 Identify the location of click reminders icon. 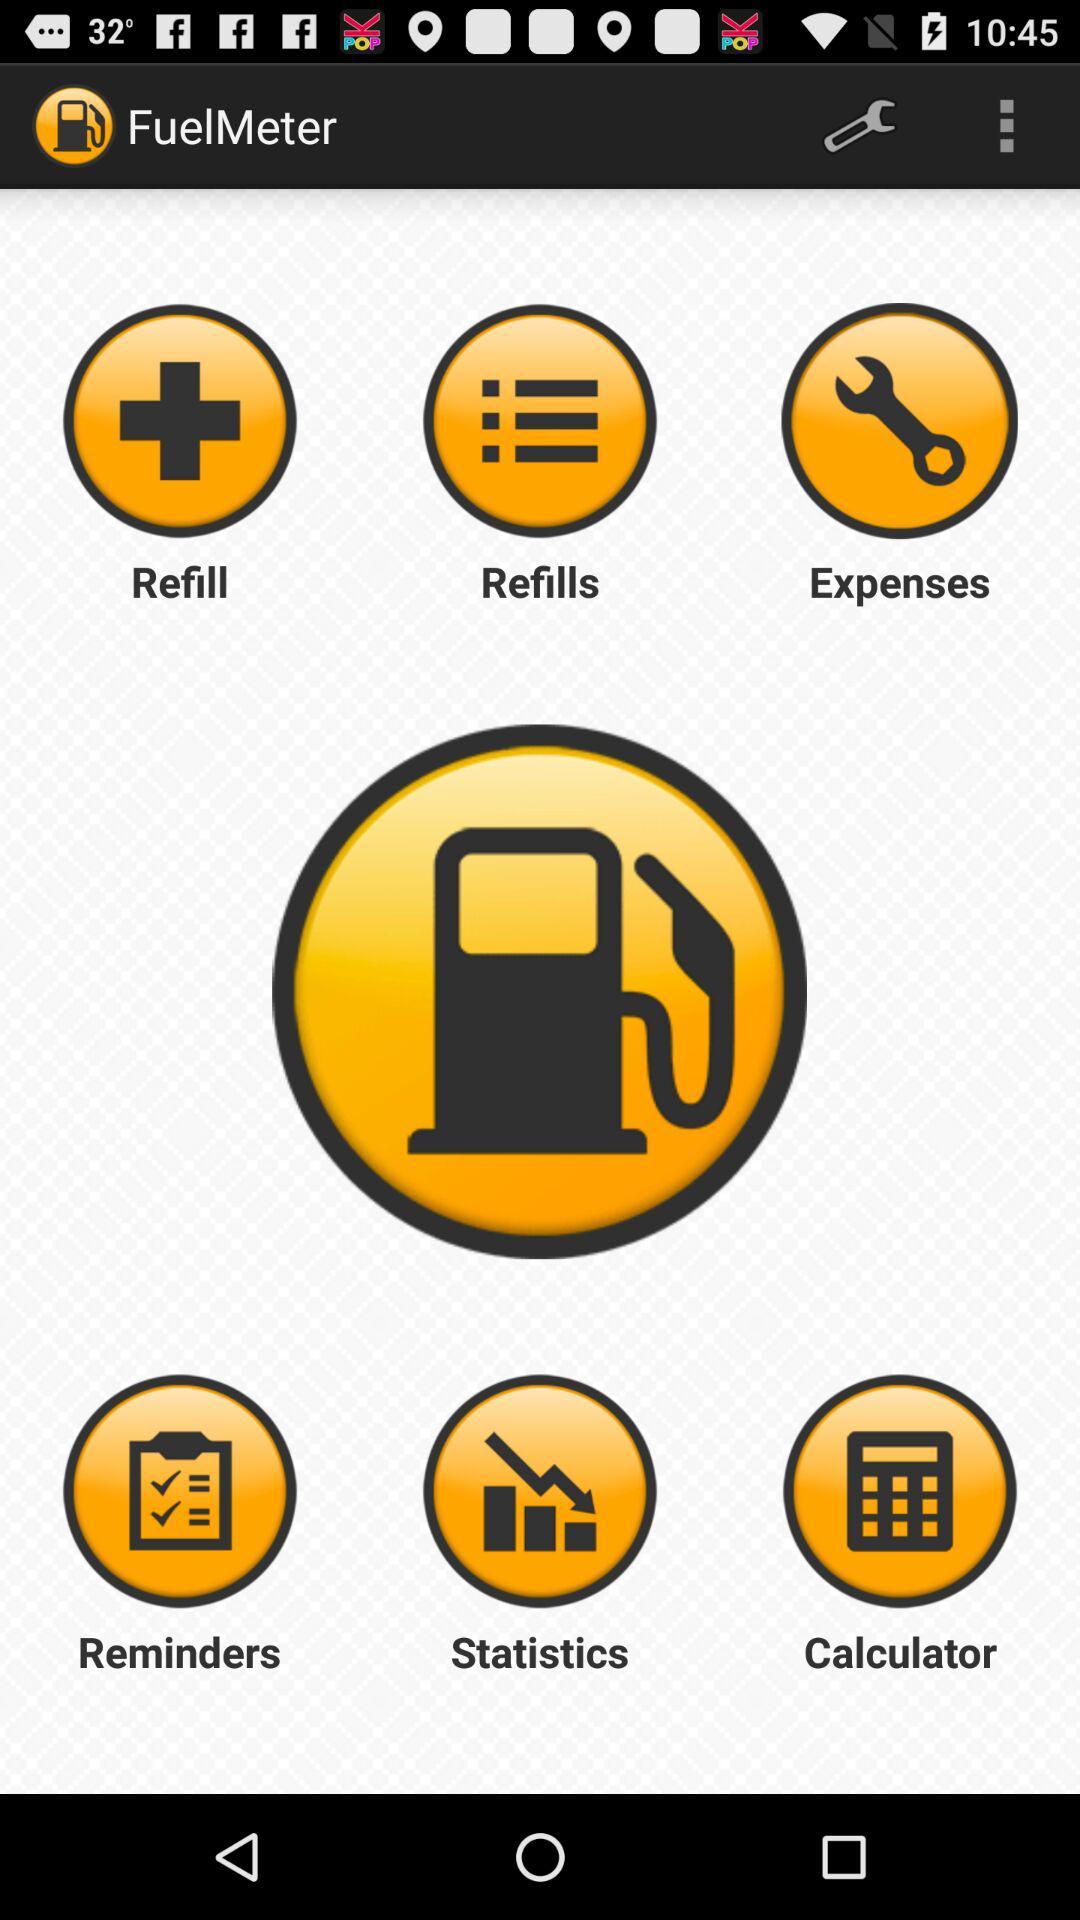
(180, 1491).